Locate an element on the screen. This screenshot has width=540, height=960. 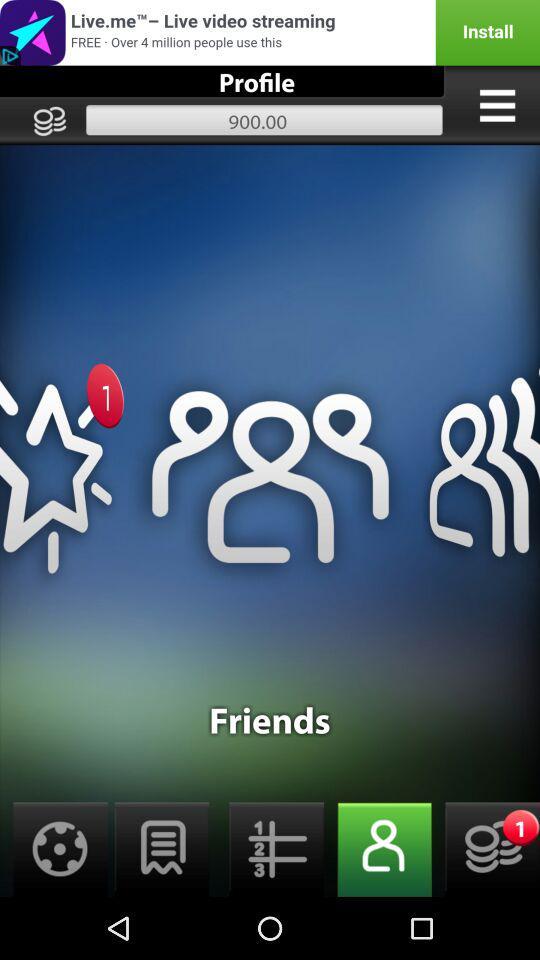
the chat icon is located at coordinates (161, 909).